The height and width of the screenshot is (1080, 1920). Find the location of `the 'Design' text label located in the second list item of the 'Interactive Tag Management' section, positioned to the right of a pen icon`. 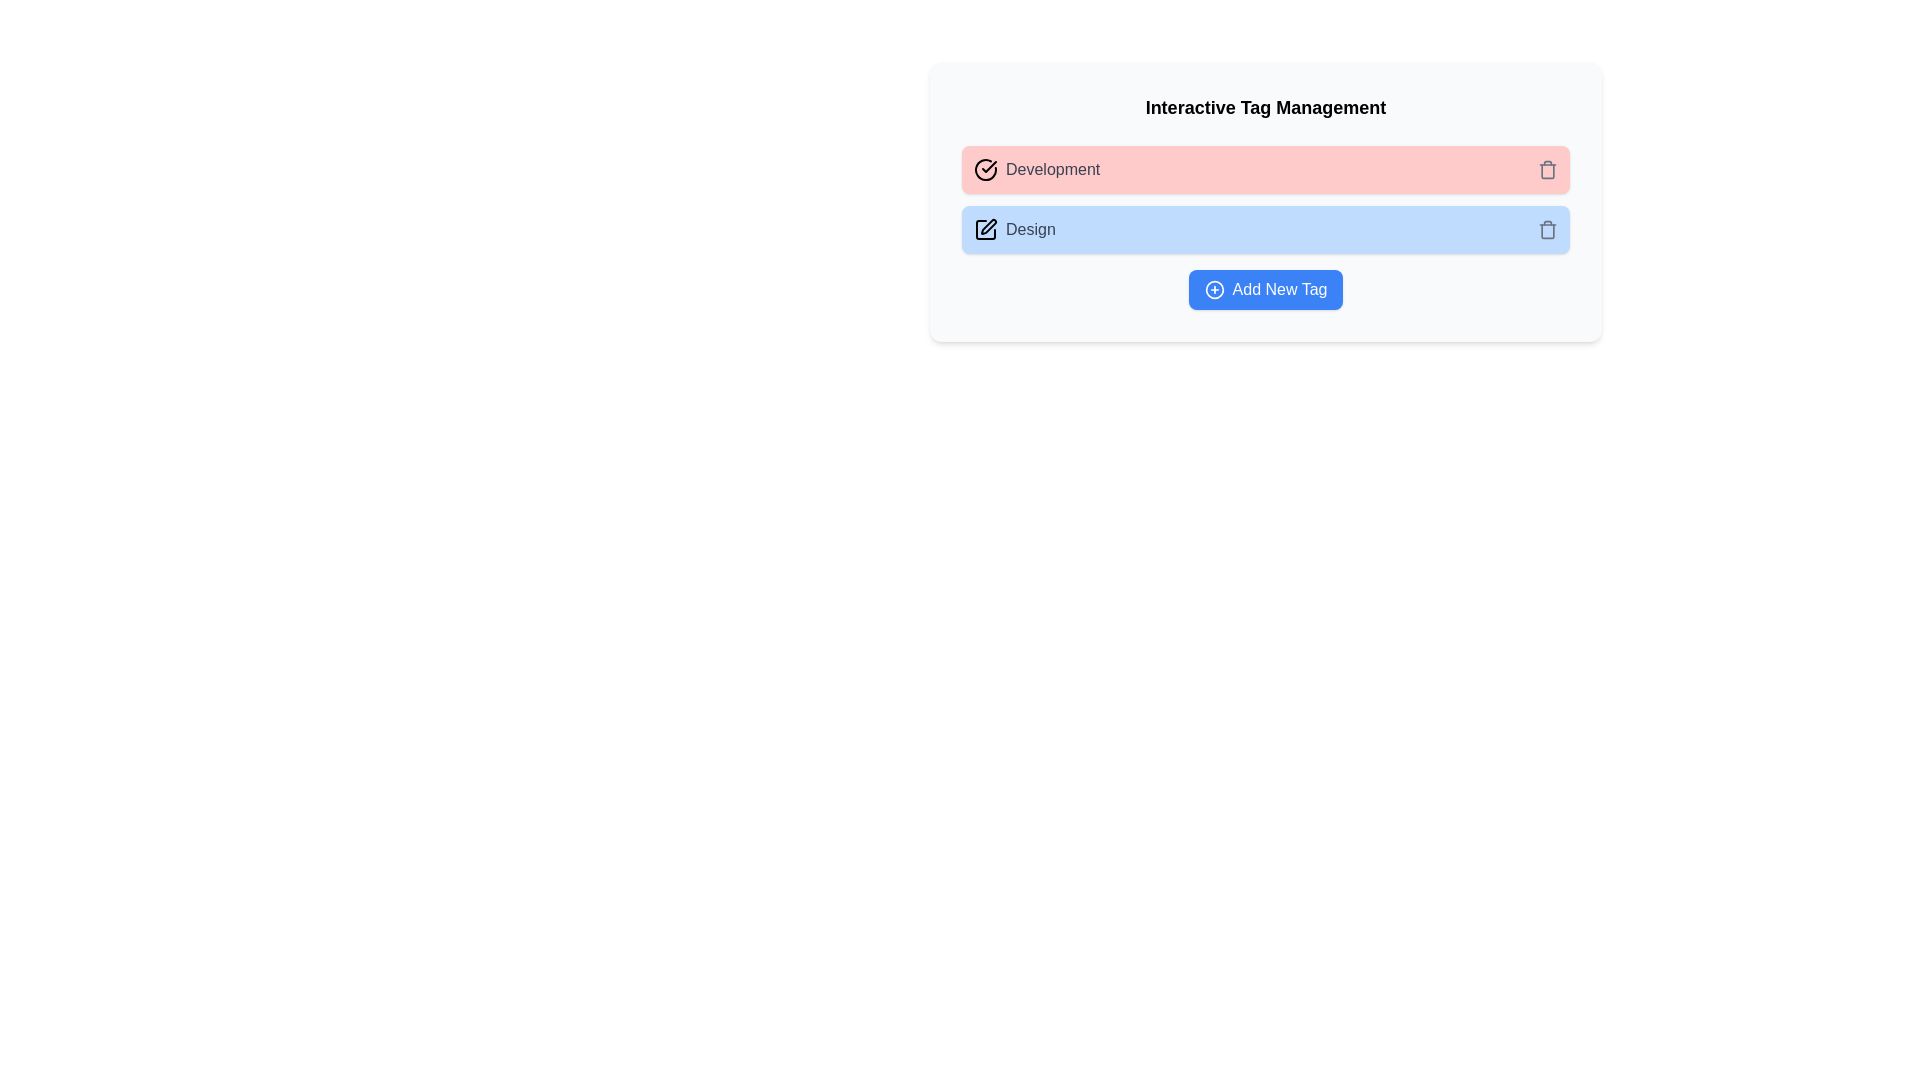

the 'Design' text label located in the second list item of the 'Interactive Tag Management' section, positioned to the right of a pen icon is located at coordinates (1030, 229).